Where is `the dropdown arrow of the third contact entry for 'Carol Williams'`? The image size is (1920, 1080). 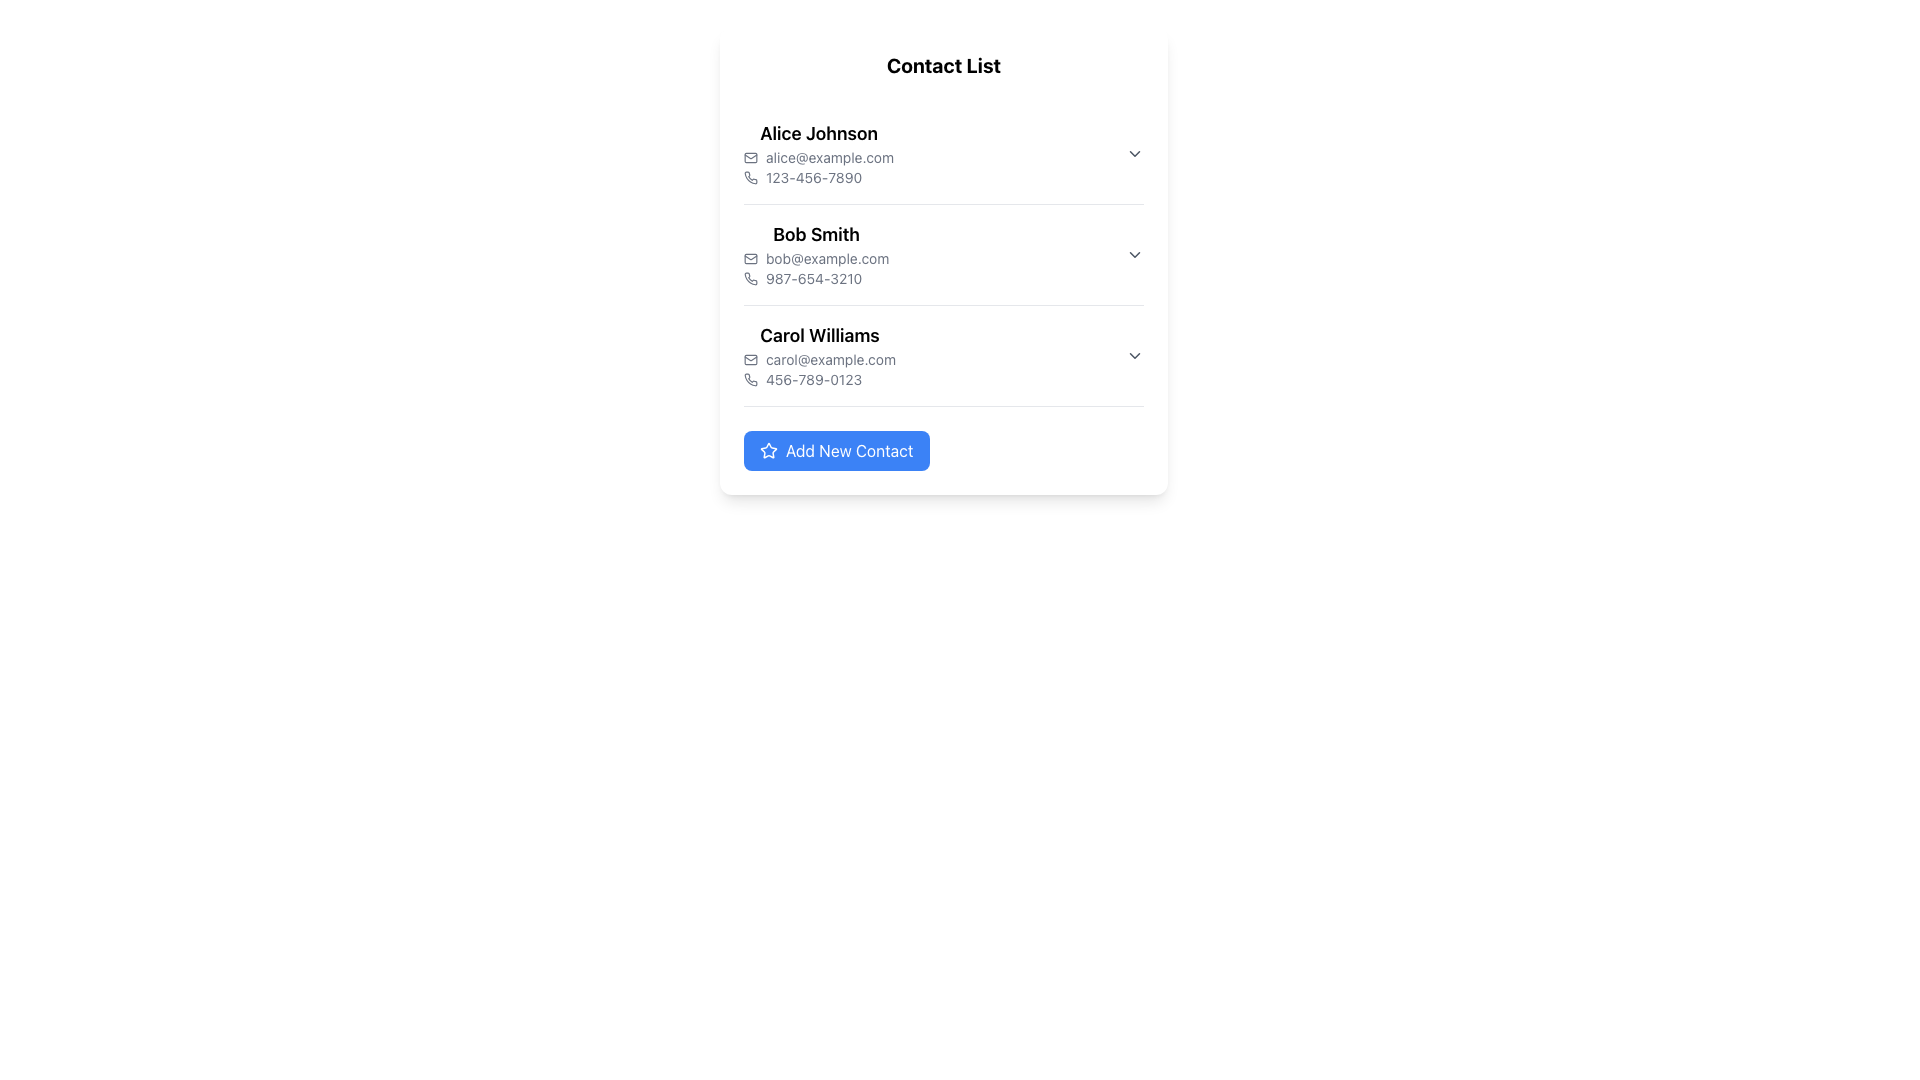
the dropdown arrow of the third contact entry for 'Carol Williams' is located at coordinates (943, 354).